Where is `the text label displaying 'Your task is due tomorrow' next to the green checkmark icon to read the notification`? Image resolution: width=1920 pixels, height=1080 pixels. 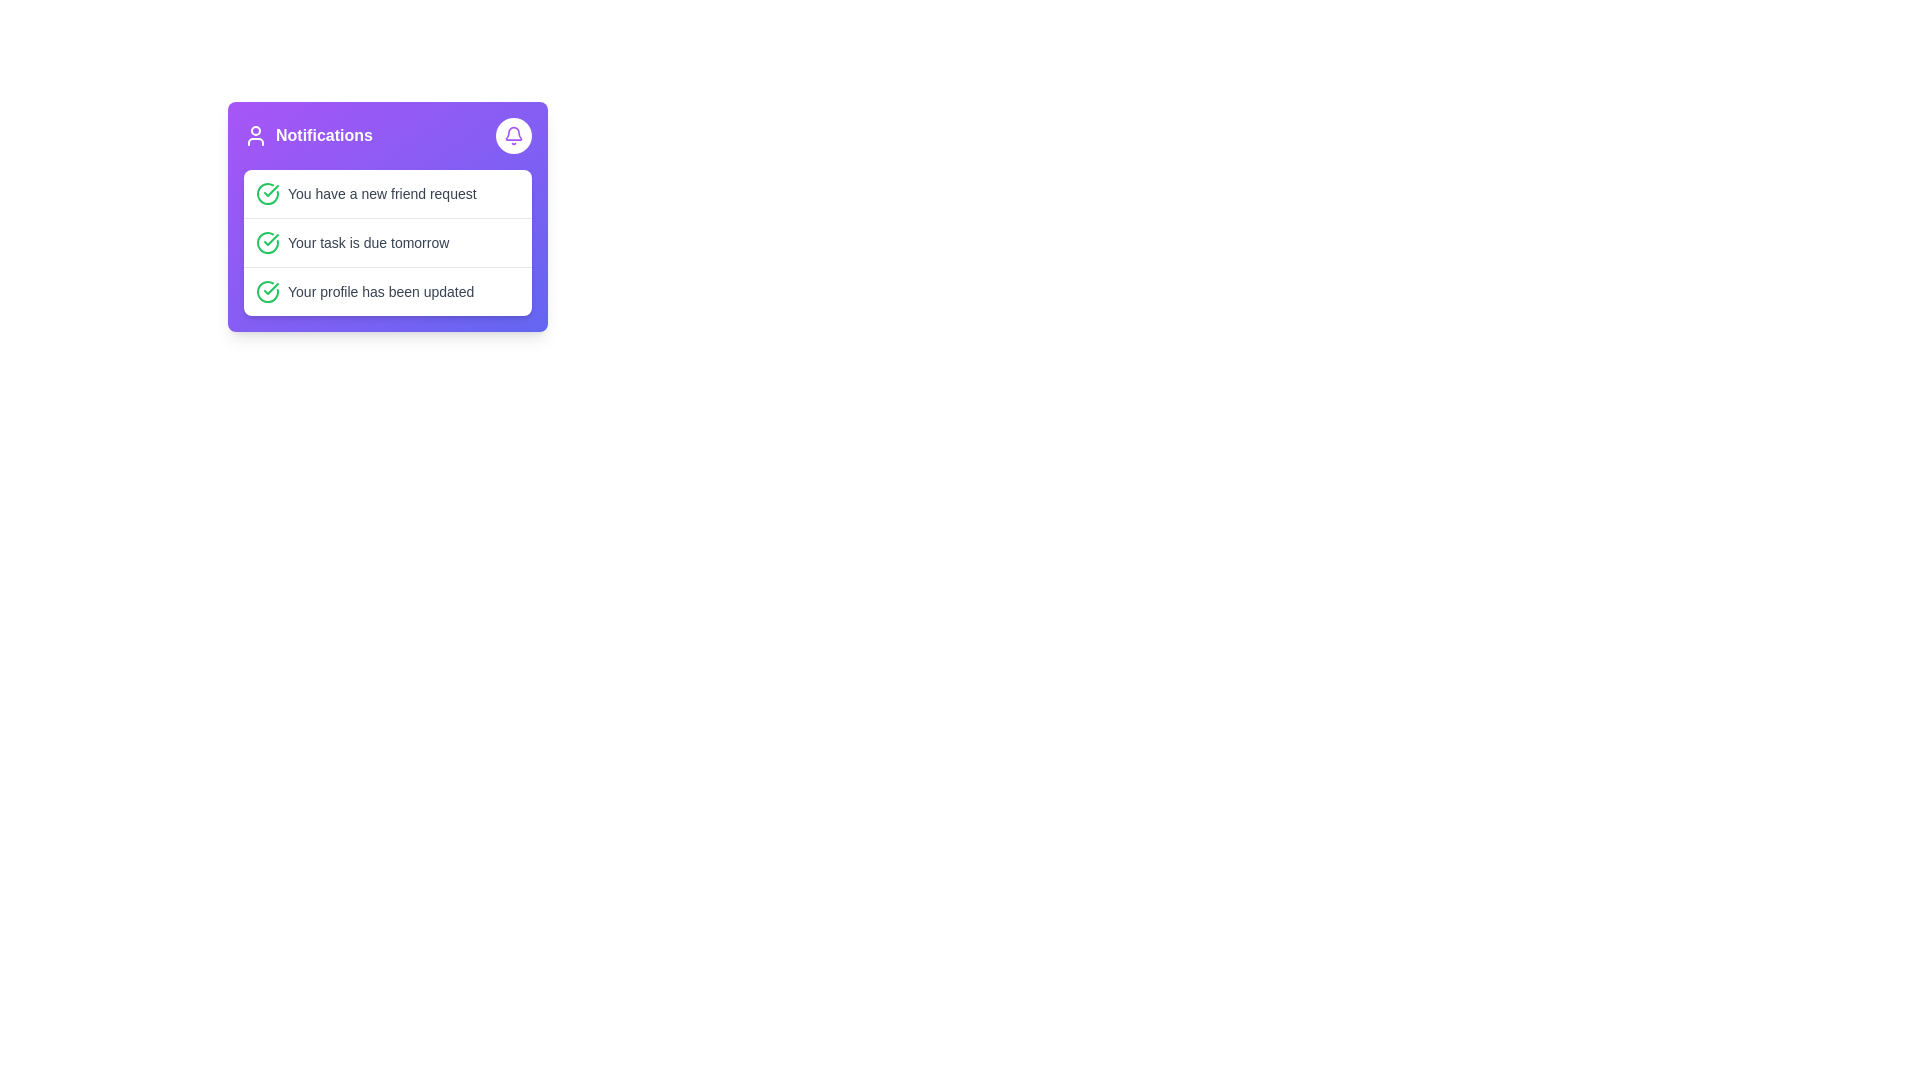 the text label displaying 'Your task is due tomorrow' next to the green checkmark icon to read the notification is located at coordinates (368, 242).